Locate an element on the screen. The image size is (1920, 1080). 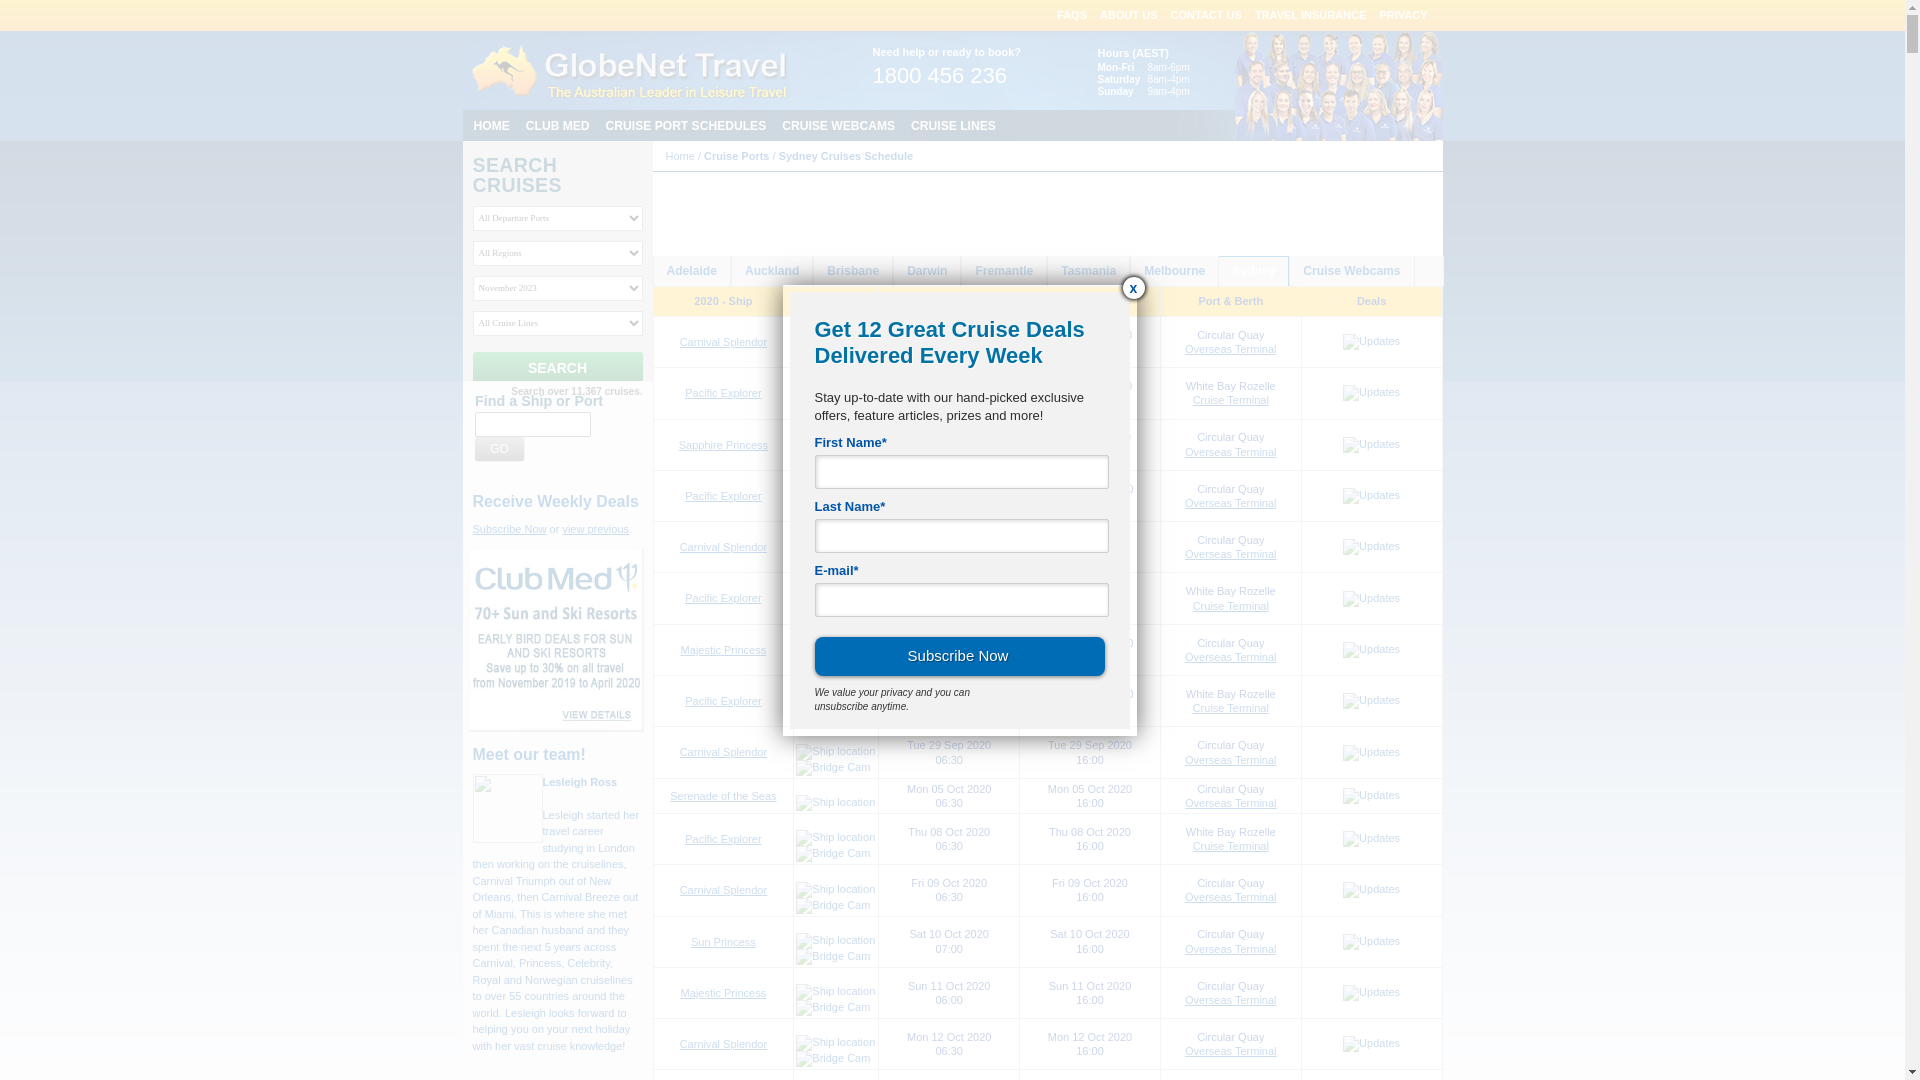
'Updates' is located at coordinates (1370, 1043).